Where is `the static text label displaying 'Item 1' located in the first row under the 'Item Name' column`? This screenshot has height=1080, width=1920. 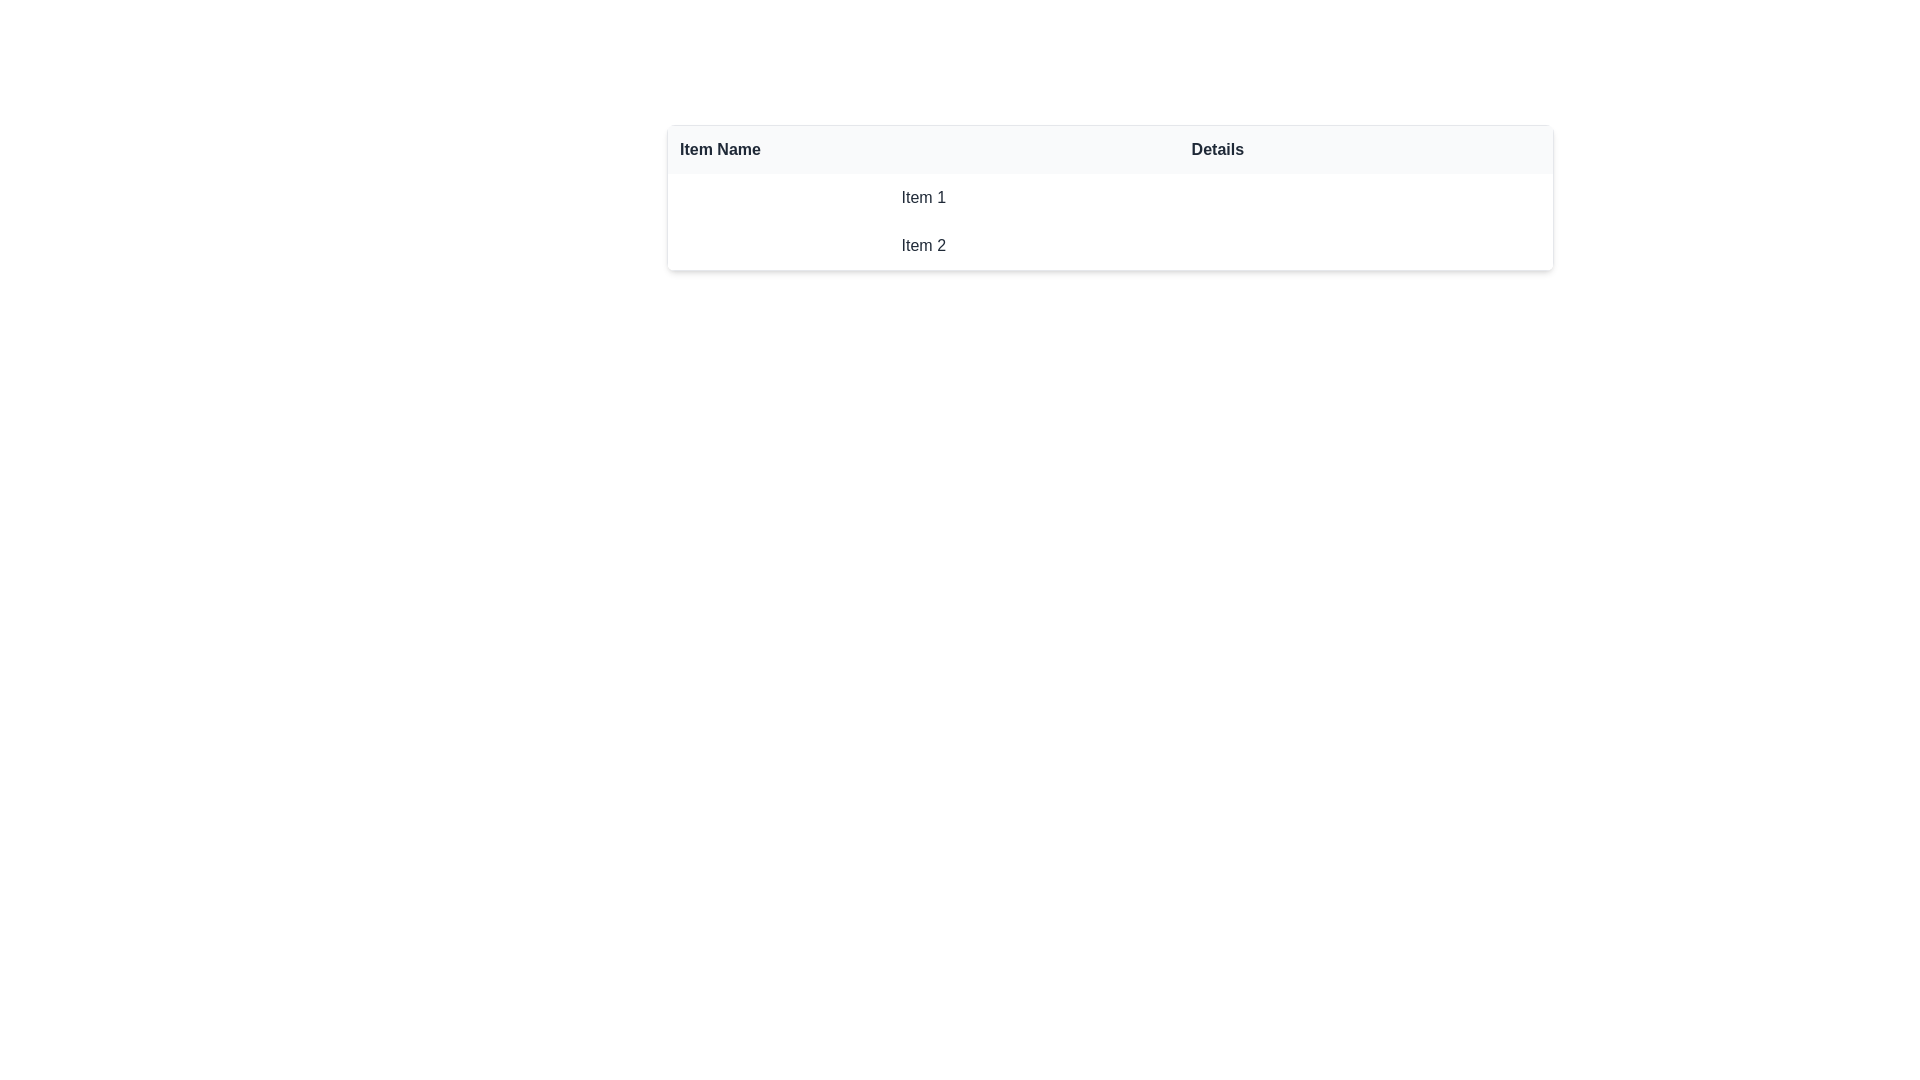 the static text label displaying 'Item 1' located in the first row under the 'Item Name' column is located at coordinates (922, 197).